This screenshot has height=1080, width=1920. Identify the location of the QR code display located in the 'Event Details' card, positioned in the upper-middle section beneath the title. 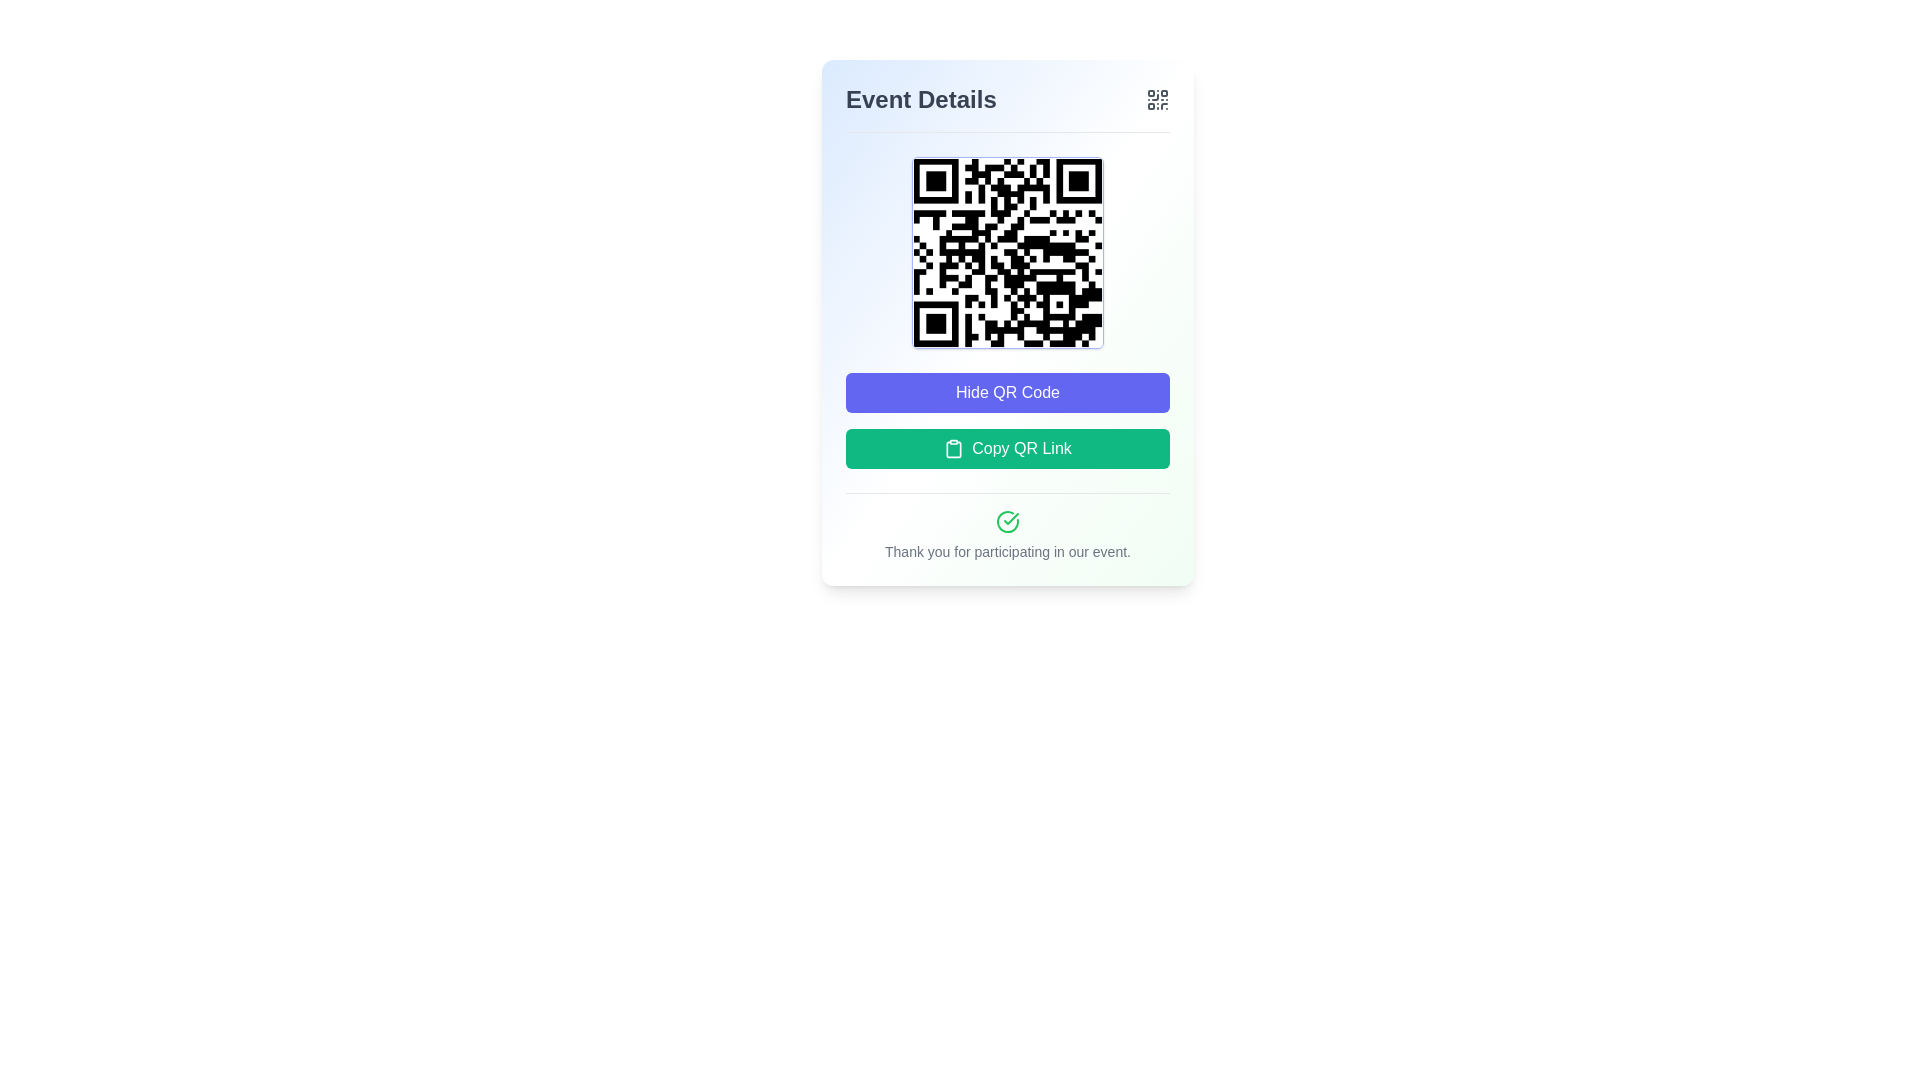
(1008, 252).